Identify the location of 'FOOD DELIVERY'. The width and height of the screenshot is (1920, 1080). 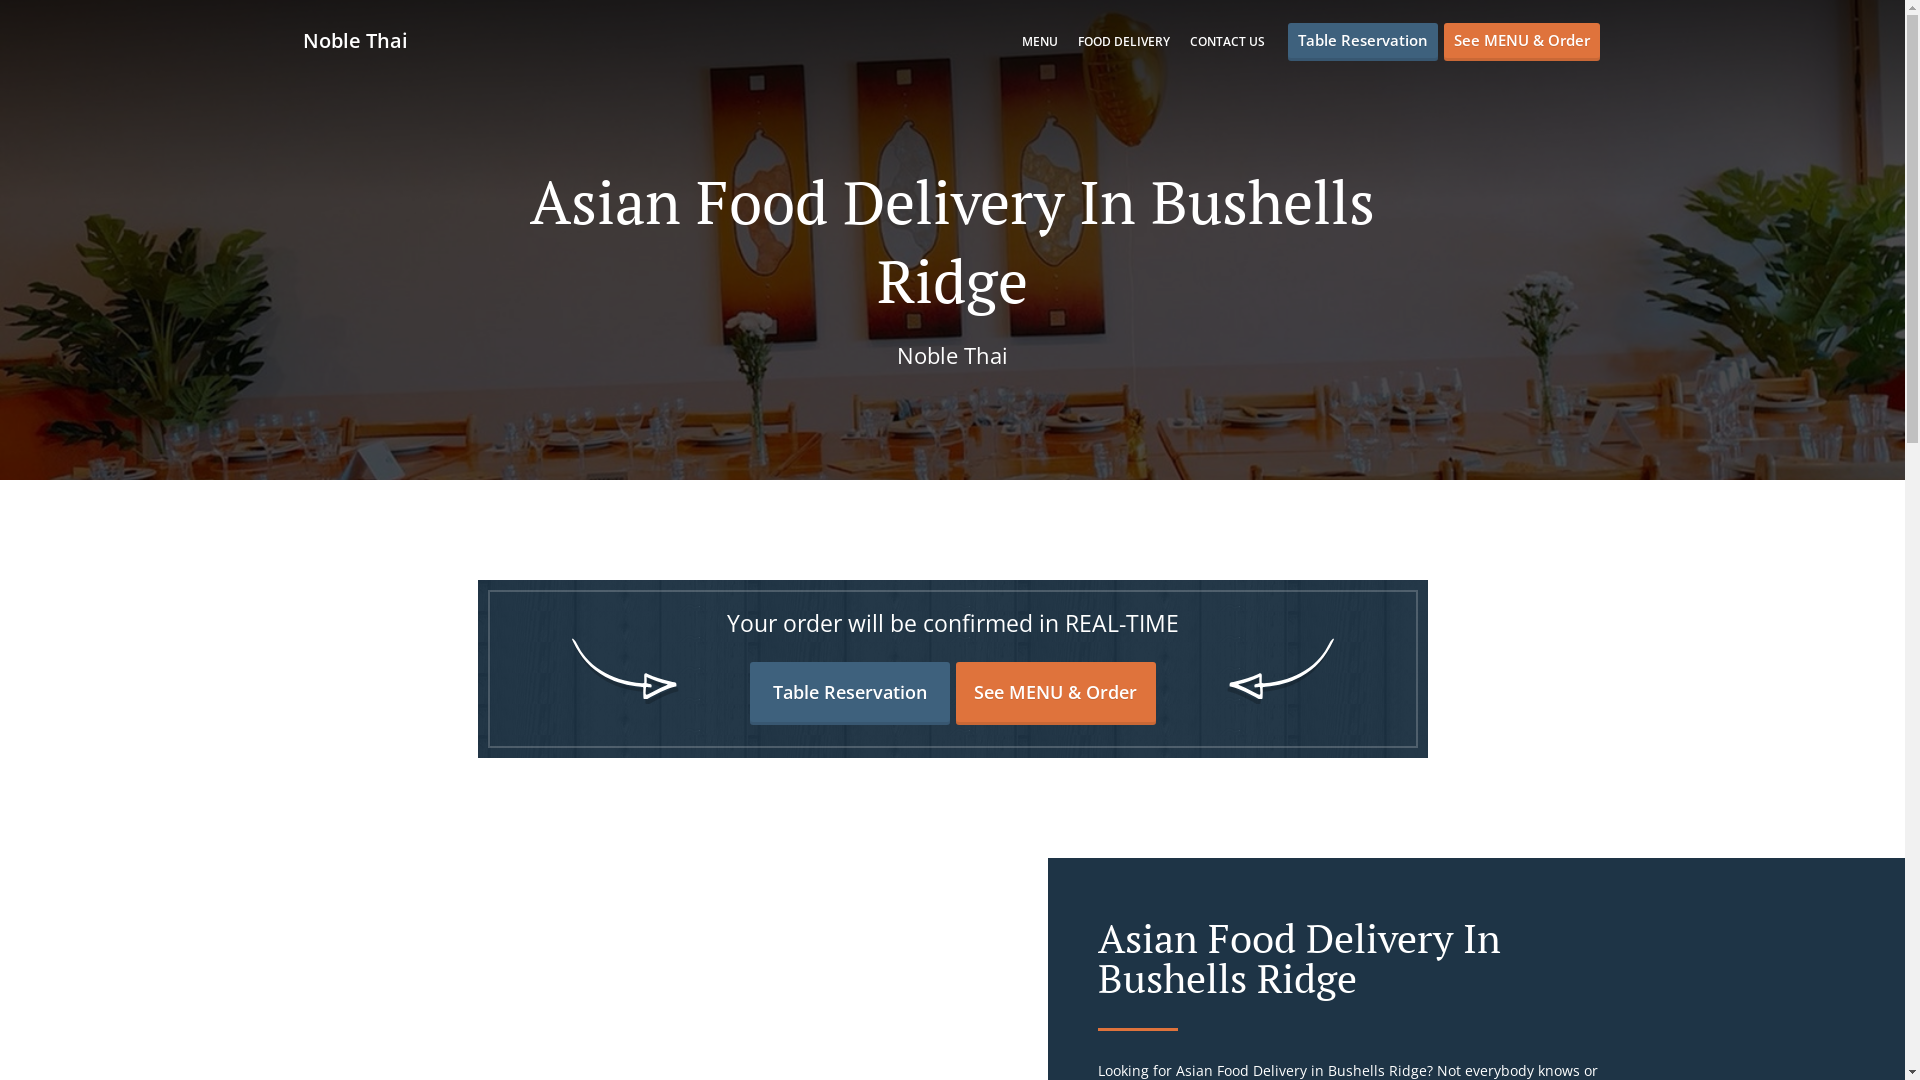
(1123, 41).